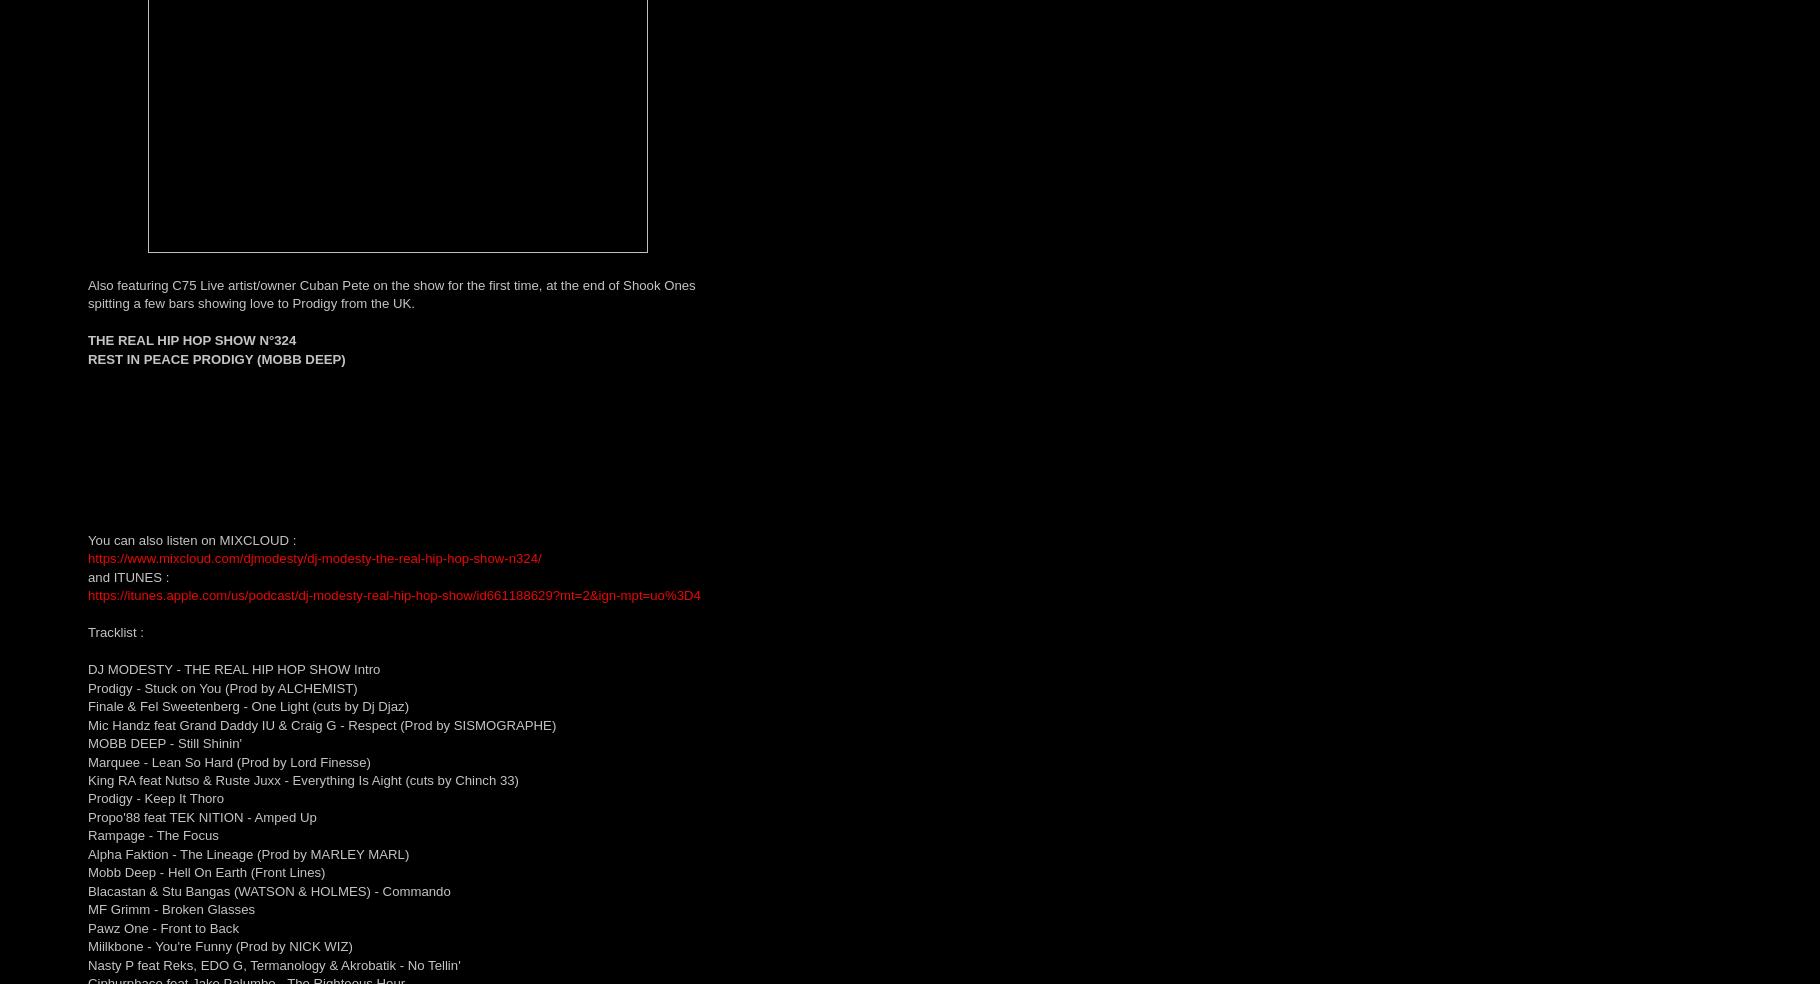  I want to click on 'Also featuring C75 Live artist/owner Cuban Pete on the show for the first time, at the end of Shook Ones spitting a few bars showing love to Prodigy from the UK.', so click(391, 293).